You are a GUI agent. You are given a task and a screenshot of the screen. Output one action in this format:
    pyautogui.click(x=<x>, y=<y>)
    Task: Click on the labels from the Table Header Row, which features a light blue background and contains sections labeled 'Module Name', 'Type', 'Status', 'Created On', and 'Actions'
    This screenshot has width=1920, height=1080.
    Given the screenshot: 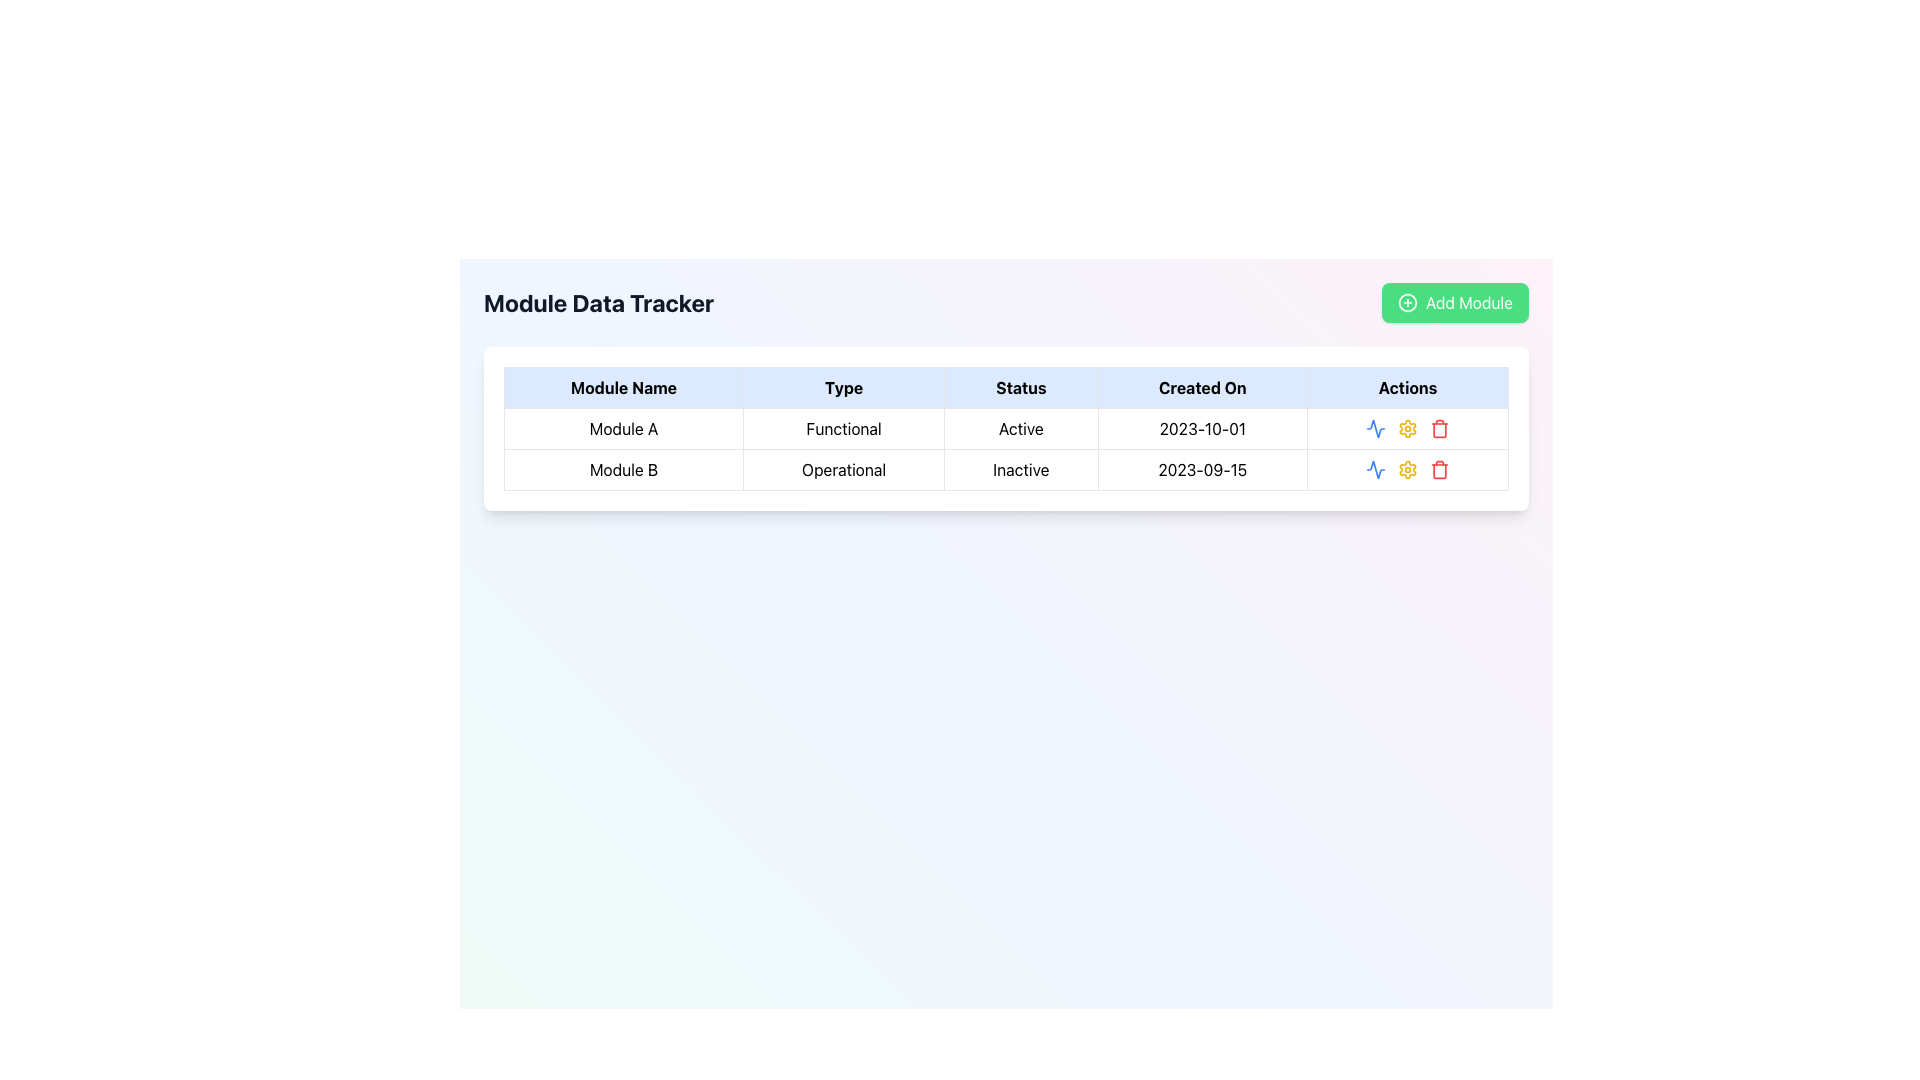 What is the action you would take?
    pyautogui.click(x=1006, y=388)
    